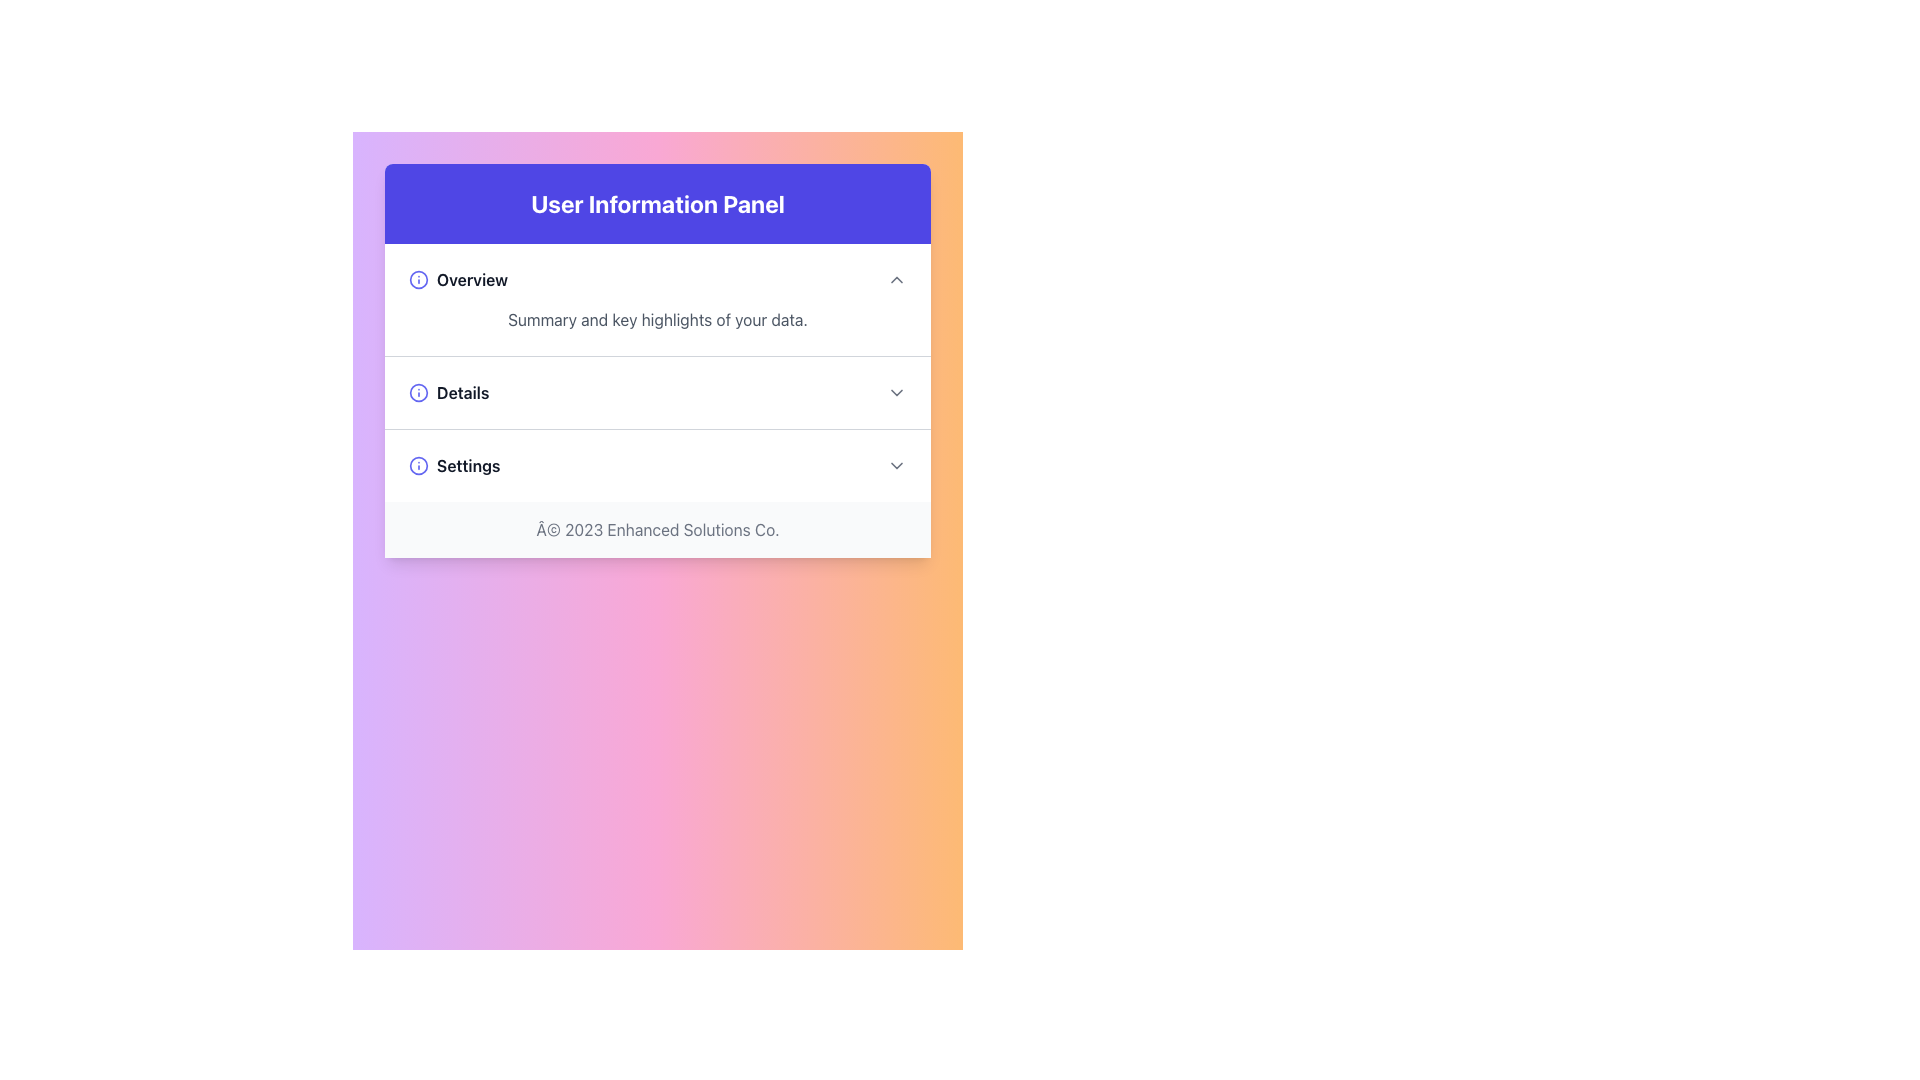 This screenshot has width=1920, height=1080. What do you see at coordinates (657, 373) in the screenshot?
I see `the second collapsible section within the 'User Information Panel'` at bounding box center [657, 373].